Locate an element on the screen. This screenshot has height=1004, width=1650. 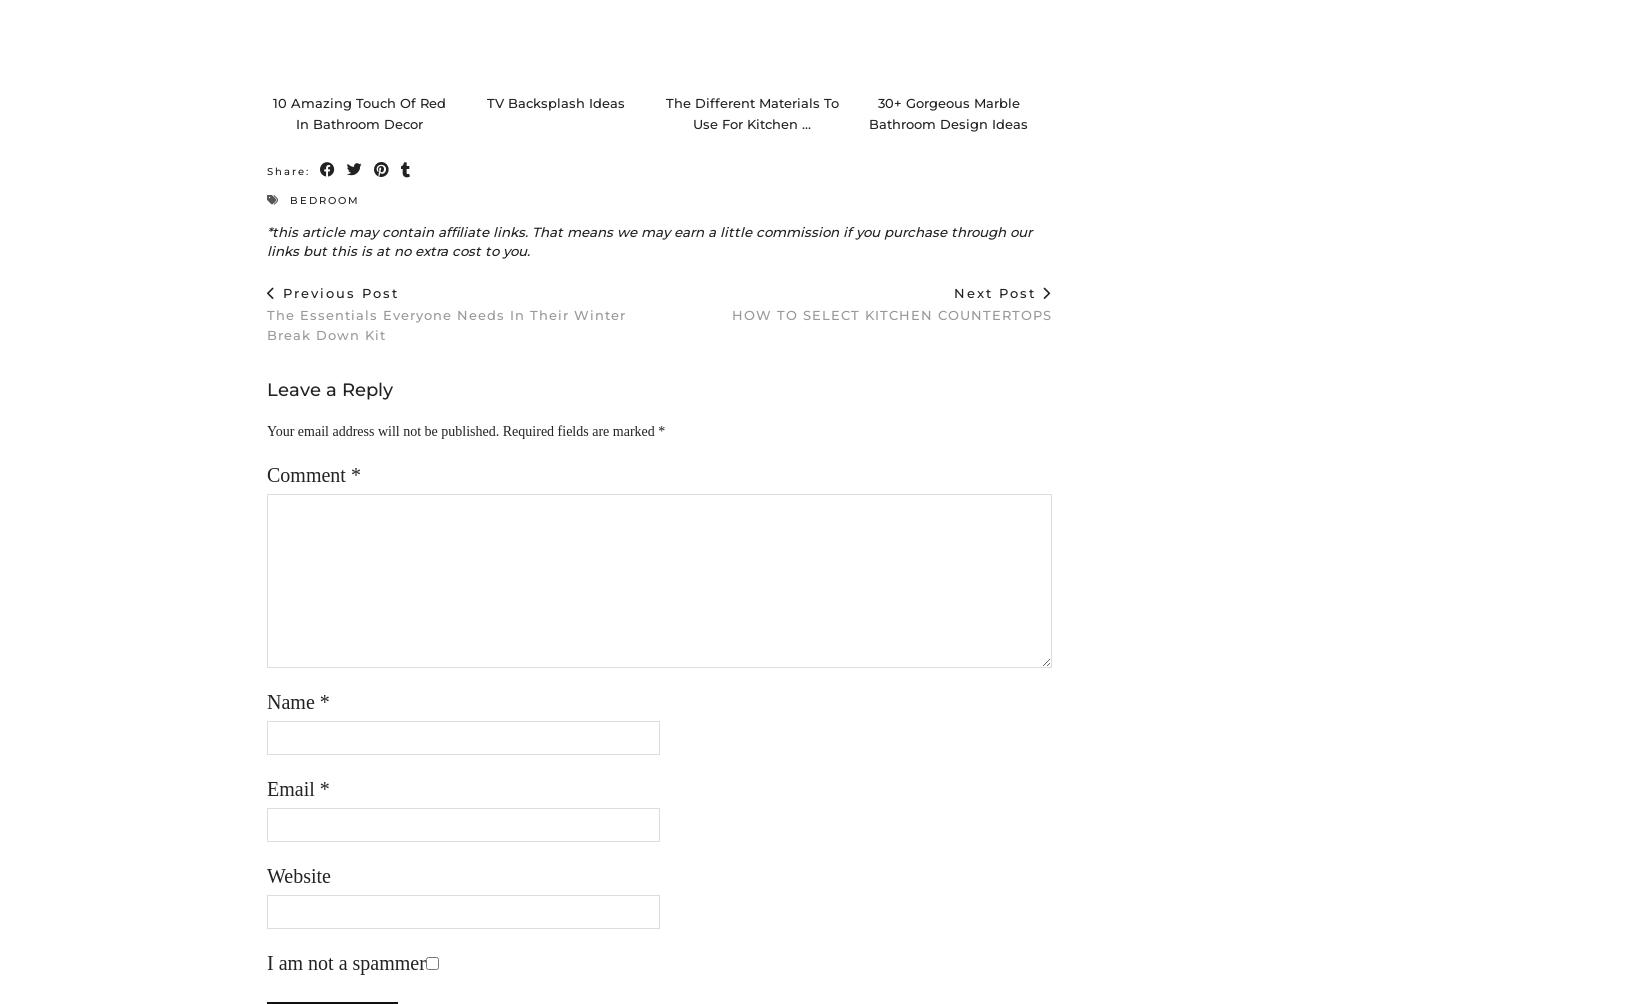
'HOW TO SELECT KITCHEN COUNTERTOPS' is located at coordinates (730, 335).